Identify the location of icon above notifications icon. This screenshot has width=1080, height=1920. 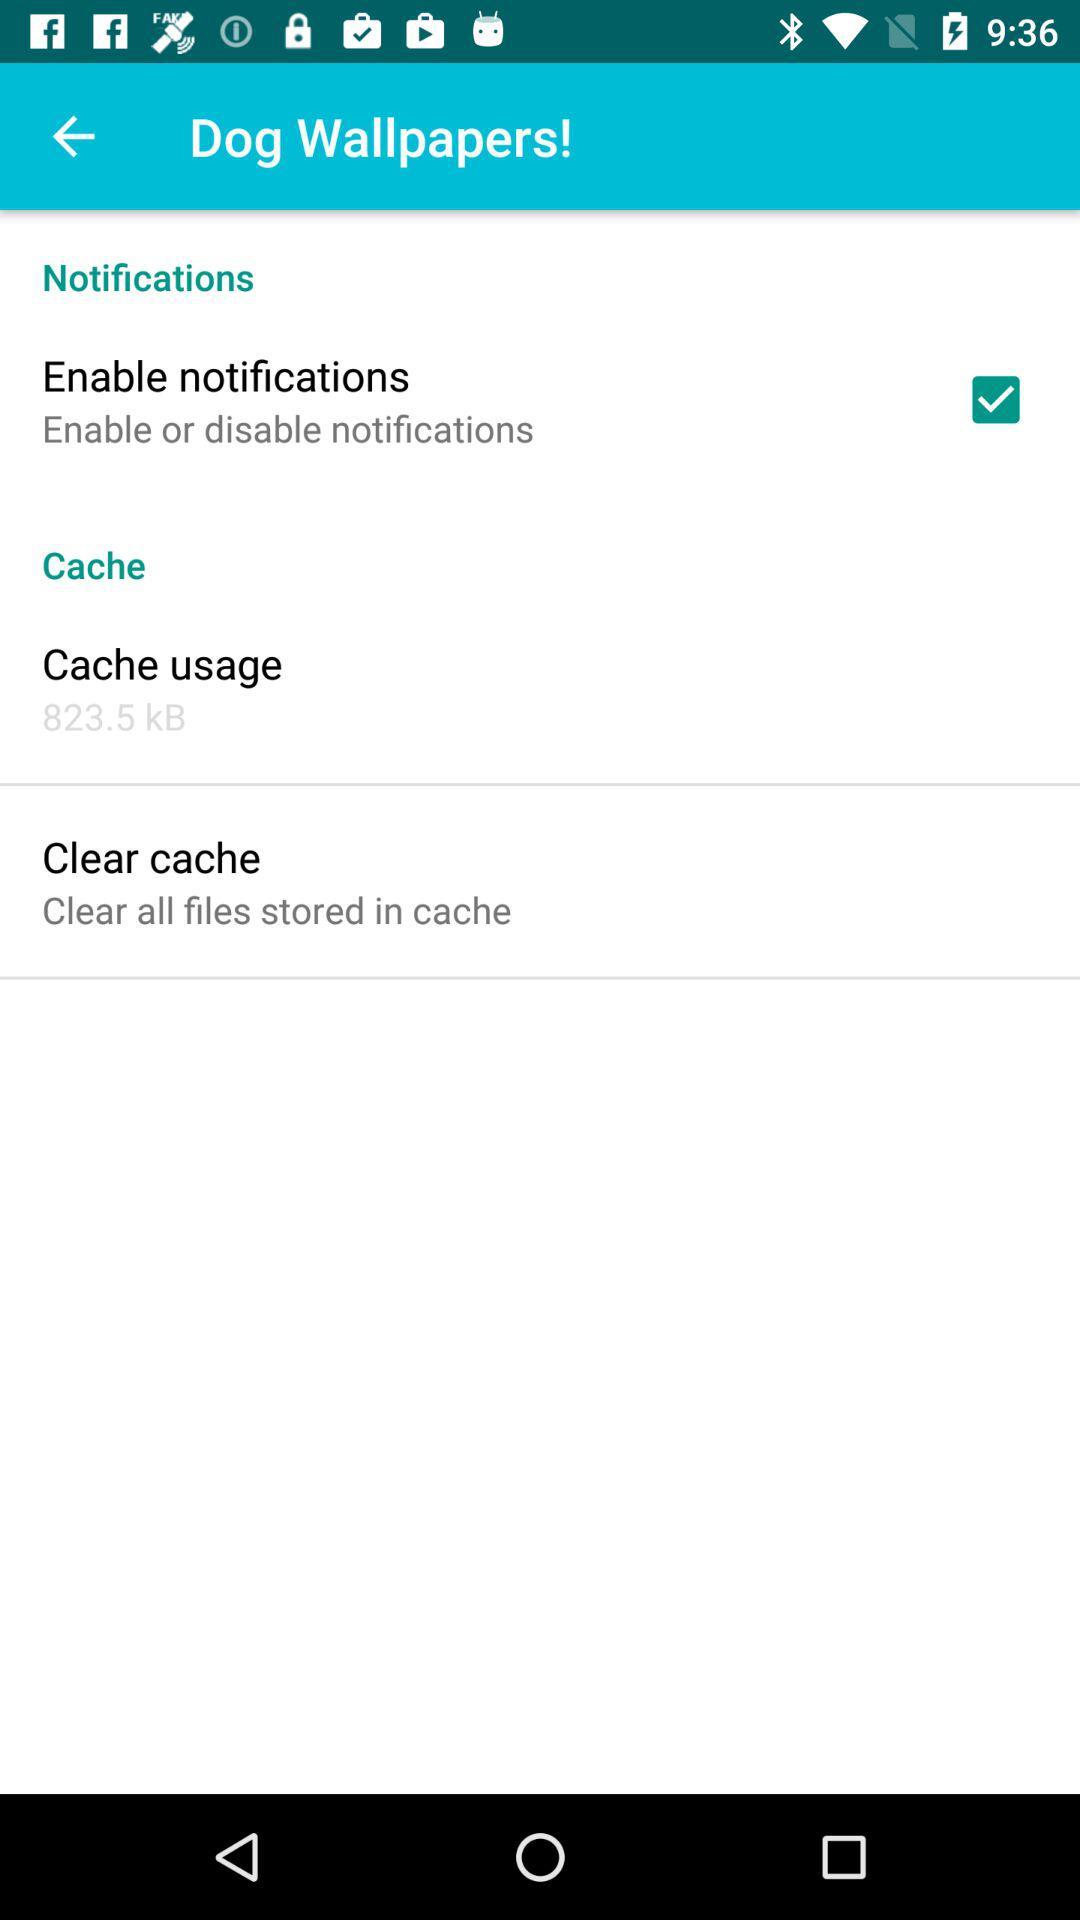
(72, 135).